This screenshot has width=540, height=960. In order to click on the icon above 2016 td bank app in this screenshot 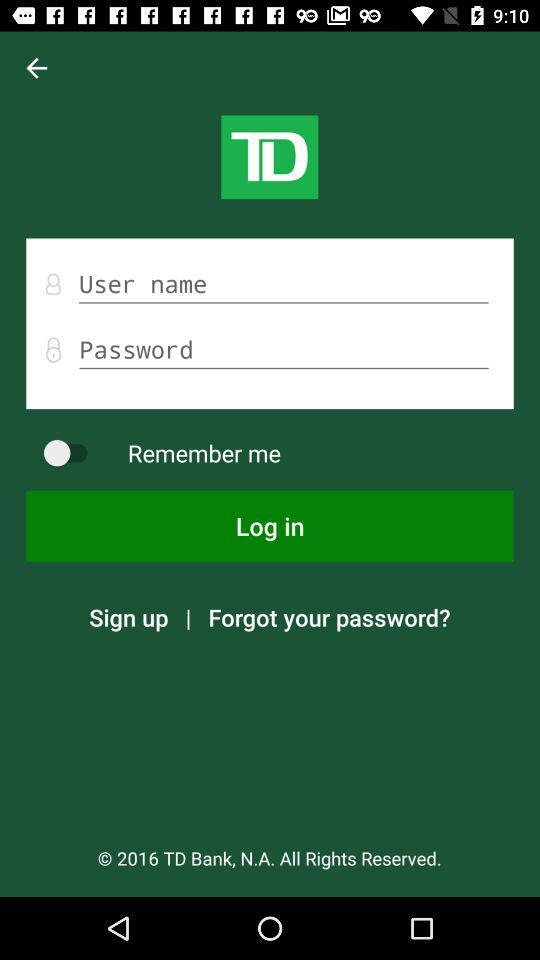, I will do `click(128, 616)`.